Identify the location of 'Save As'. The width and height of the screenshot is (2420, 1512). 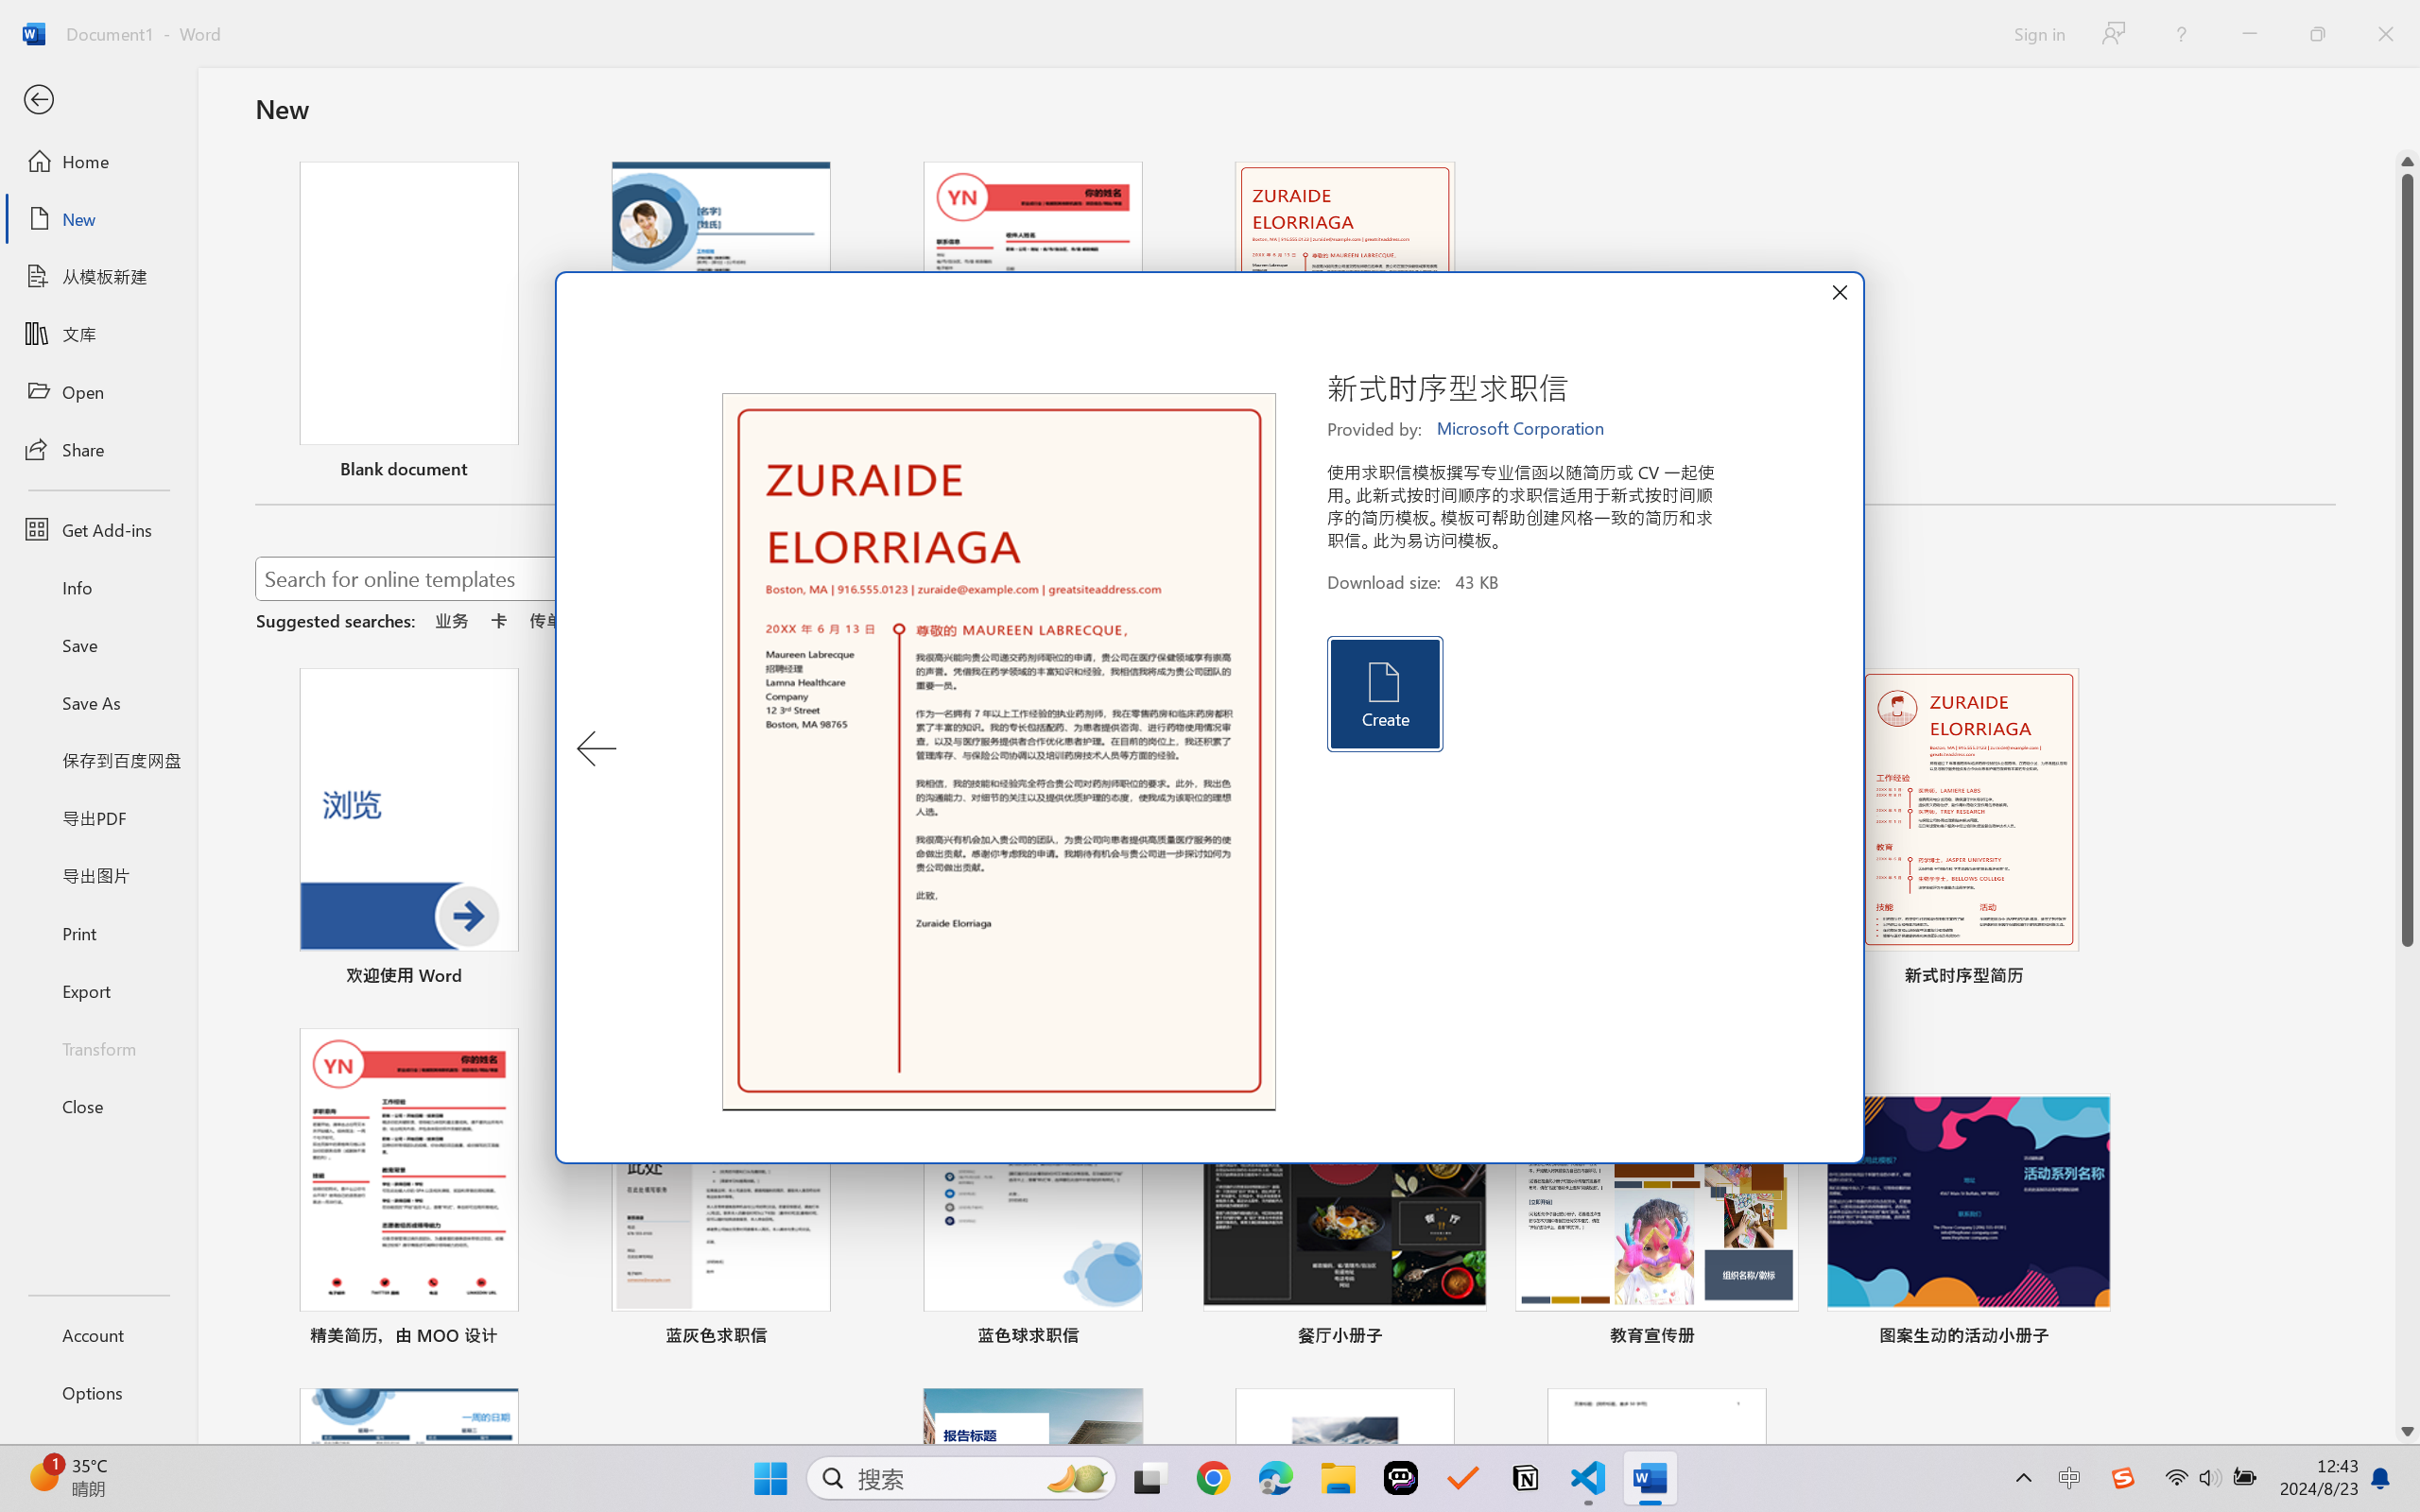
(97, 702).